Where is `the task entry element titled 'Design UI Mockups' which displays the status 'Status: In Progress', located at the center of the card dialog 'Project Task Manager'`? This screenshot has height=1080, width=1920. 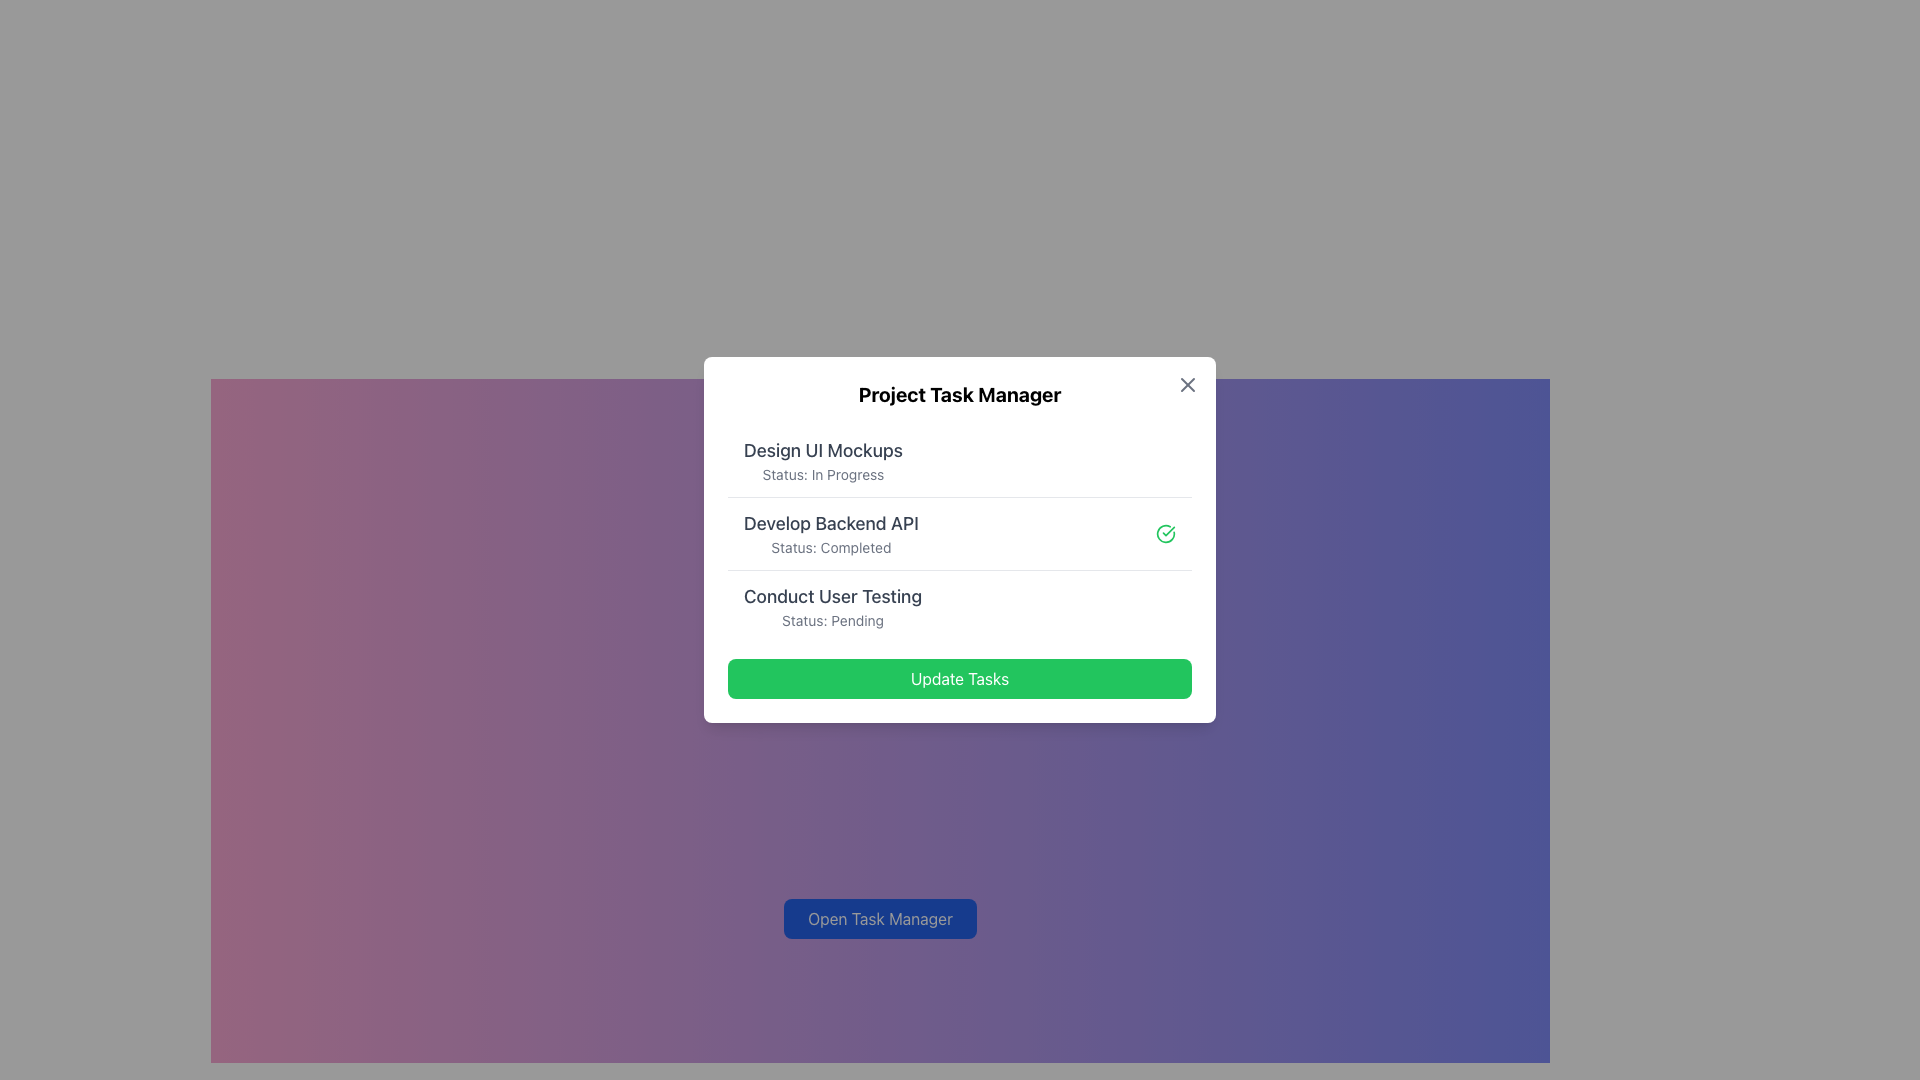 the task entry element titled 'Design UI Mockups' which displays the status 'Status: In Progress', located at the center of the card dialog 'Project Task Manager' is located at coordinates (960, 461).